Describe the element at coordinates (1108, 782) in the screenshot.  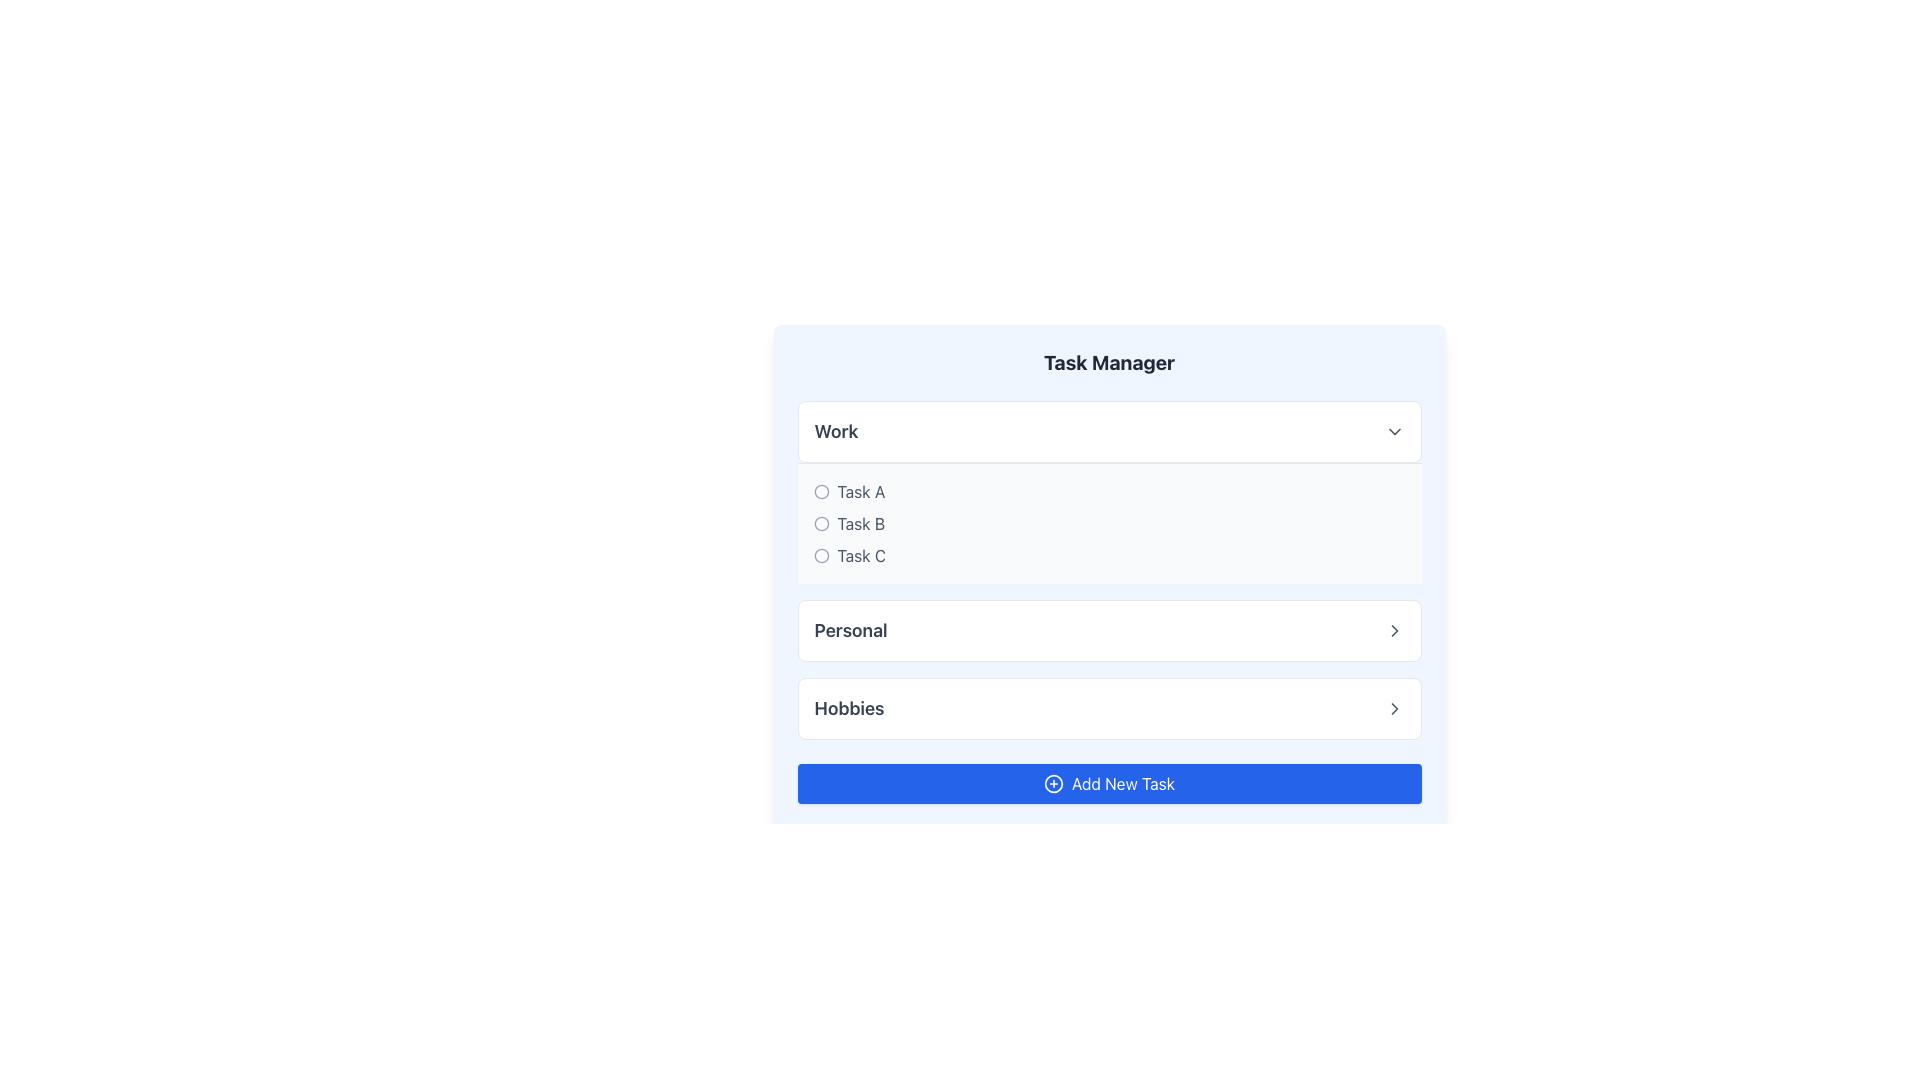
I see `the 'Add Task' button located at the bottom of the 'Task Manager' panel` at that location.